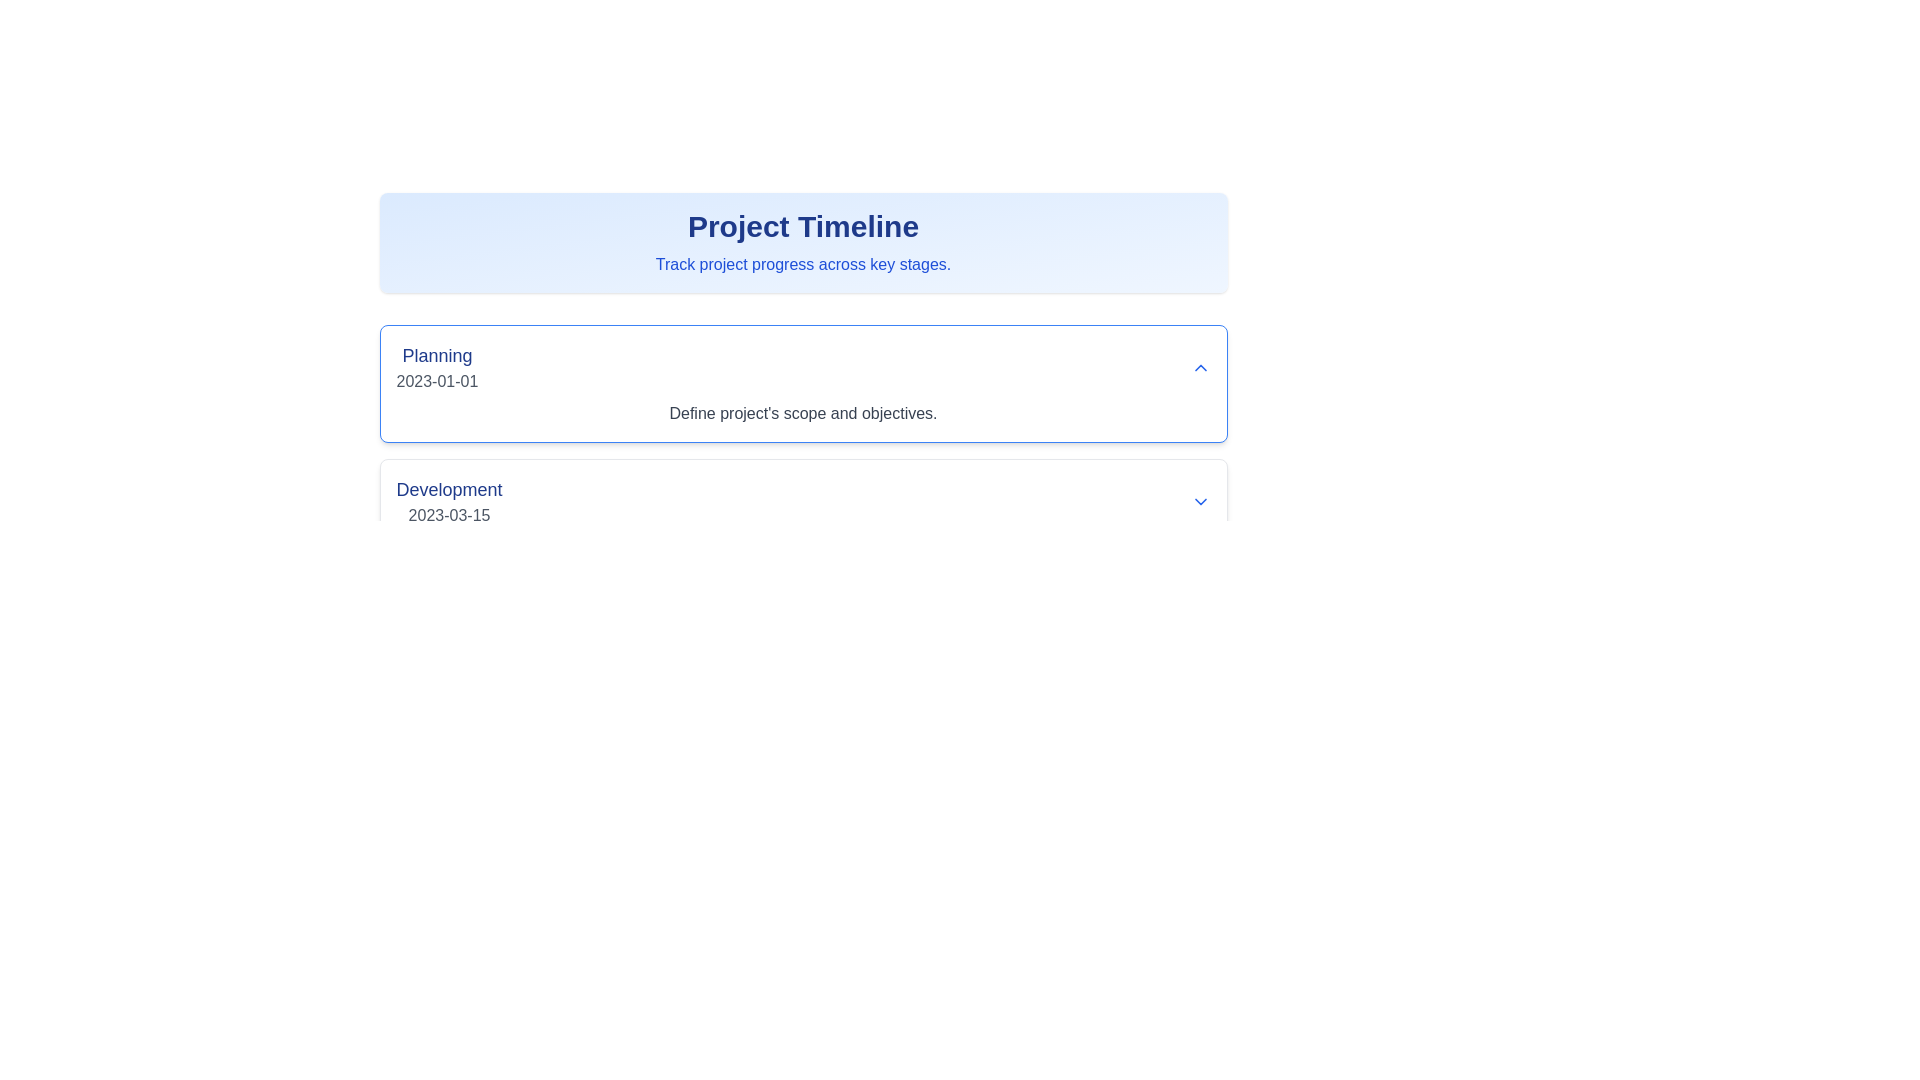 The width and height of the screenshot is (1920, 1080). I want to click on the small blue downward-pointing chevron icon located to the right of the text 'Development' and '2023-03-15', so click(1200, 500).